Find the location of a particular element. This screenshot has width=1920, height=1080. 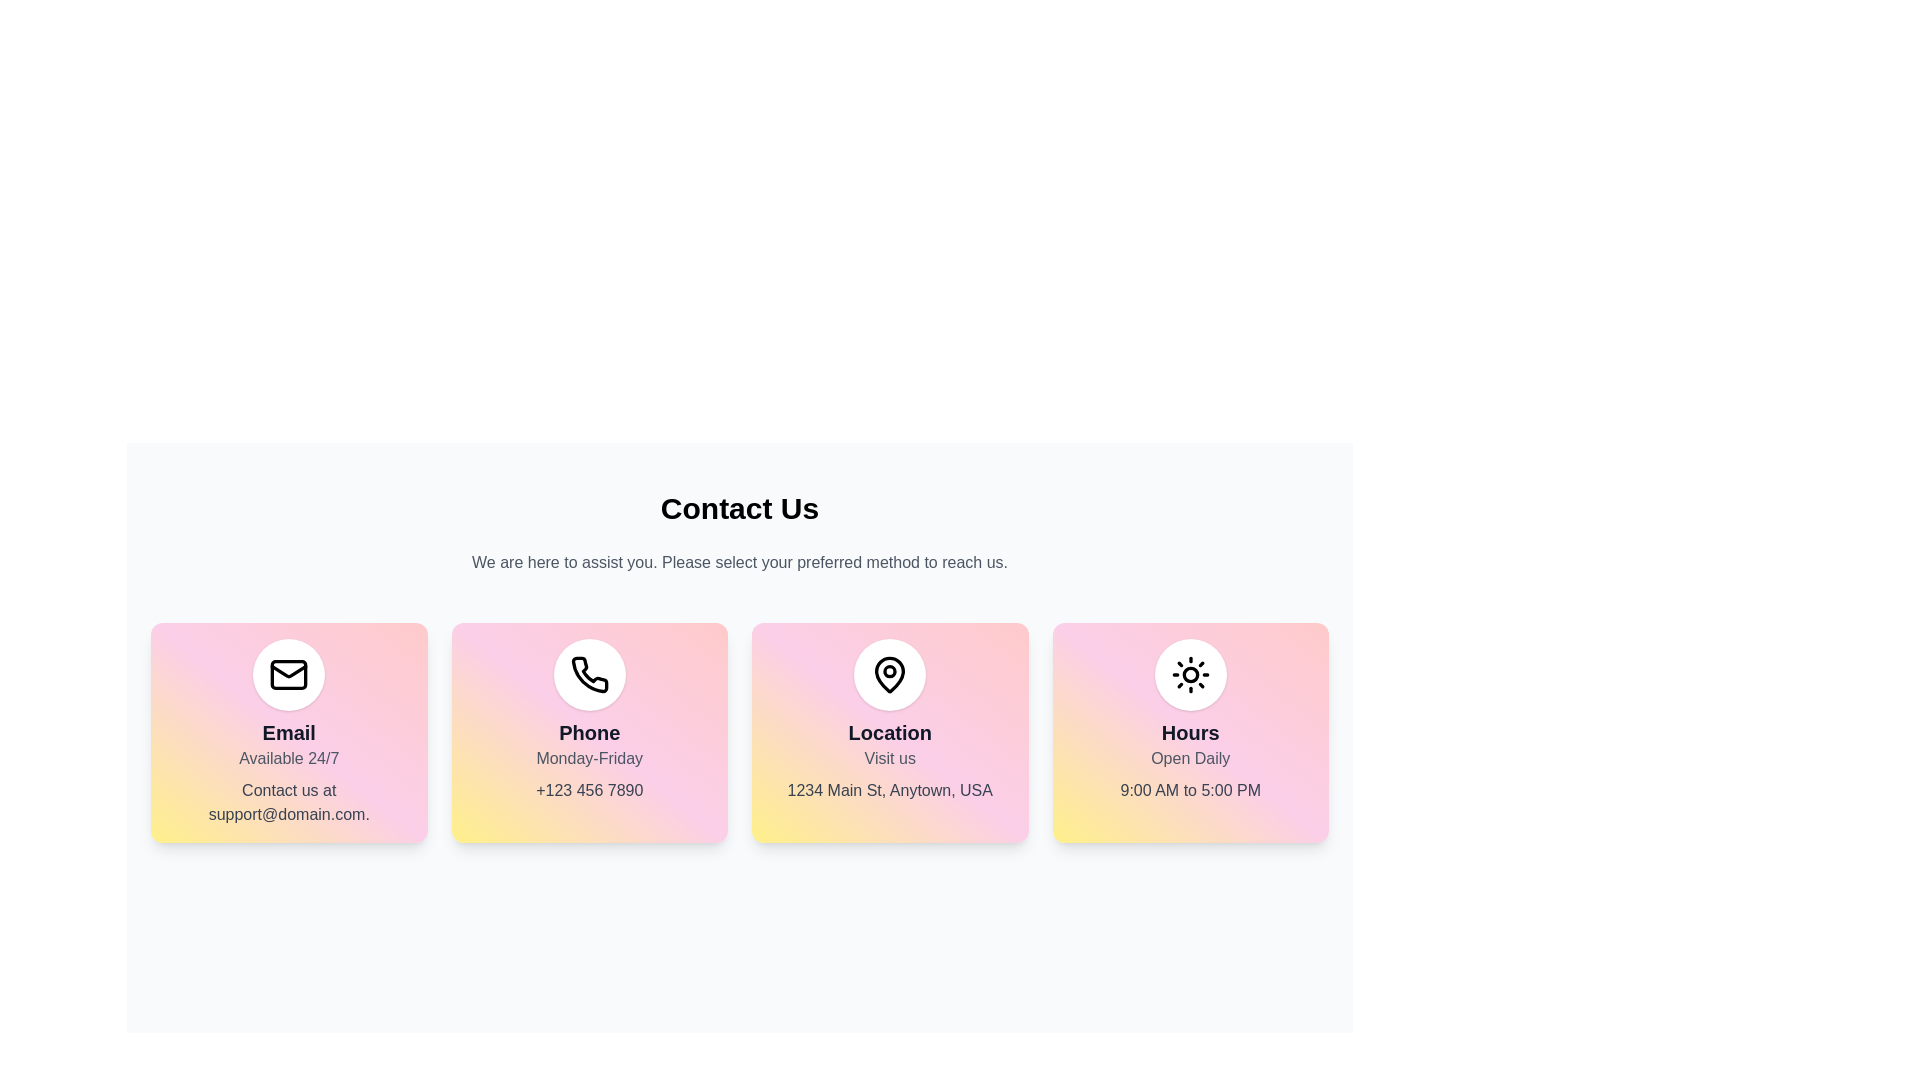

the text label displaying the phone number '+123 456 7890', which is centered in a rounded rectangular card at the bottom section of the card, below the texts 'Monday-Friday' and 'Phone' is located at coordinates (588, 789).